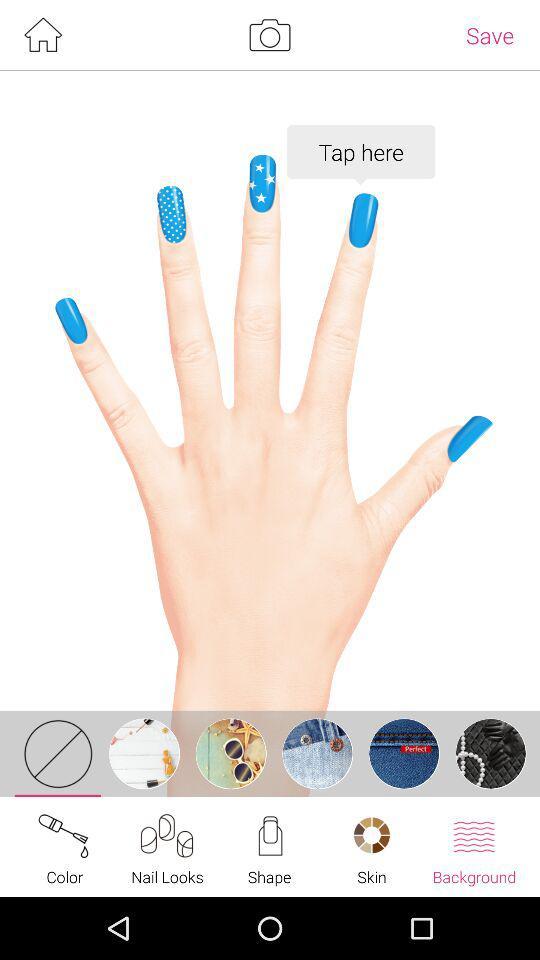 This screenshot has width=540, height=960. What do you see at coordinates (269, 36) in the screenshot?
I see `the photo icon` at bounding box center [269, 36].